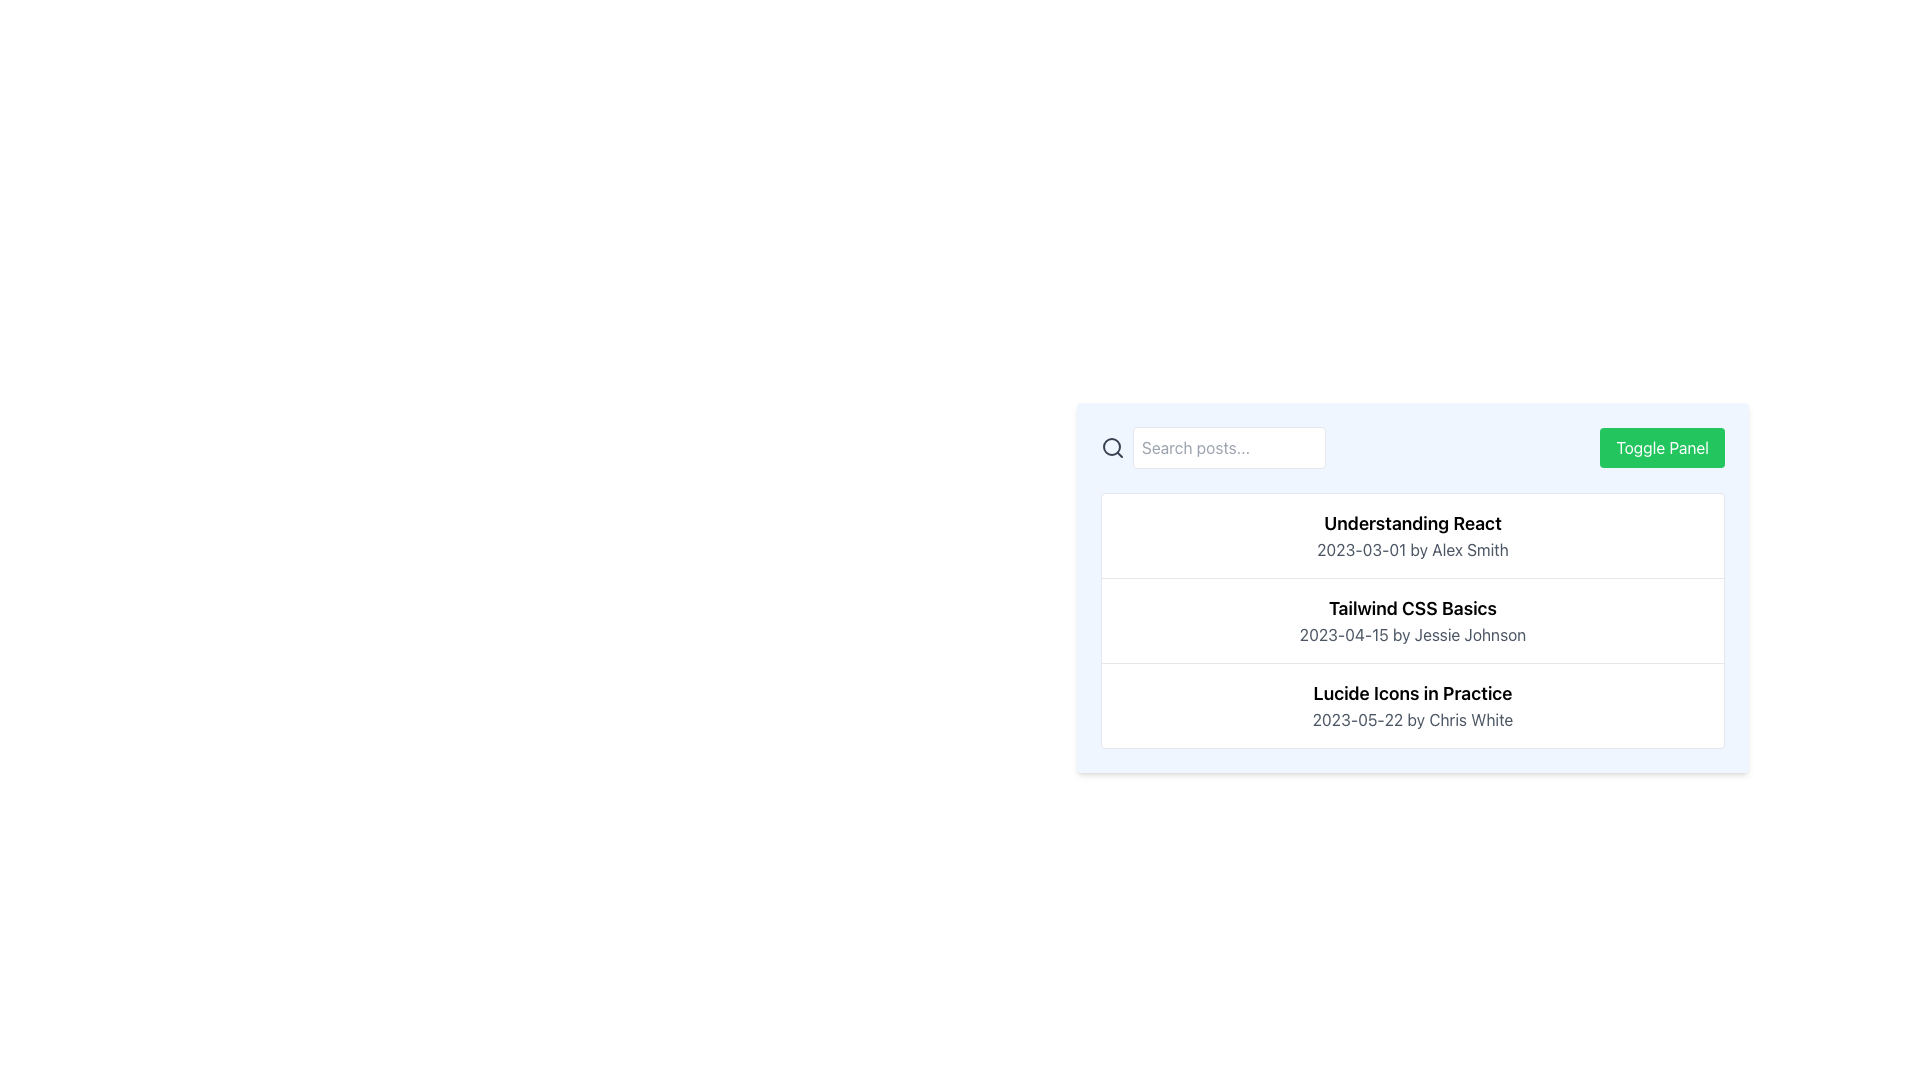 Image resolution: width=1920 pixels, height=1080 pixels. What do you see at coordinates (1411, 550) in the screenshot?
I see `the Text label displaying metadata about the post 'Understanding React', which includes the publication date and author's name` at bounding box center [1411, 550].